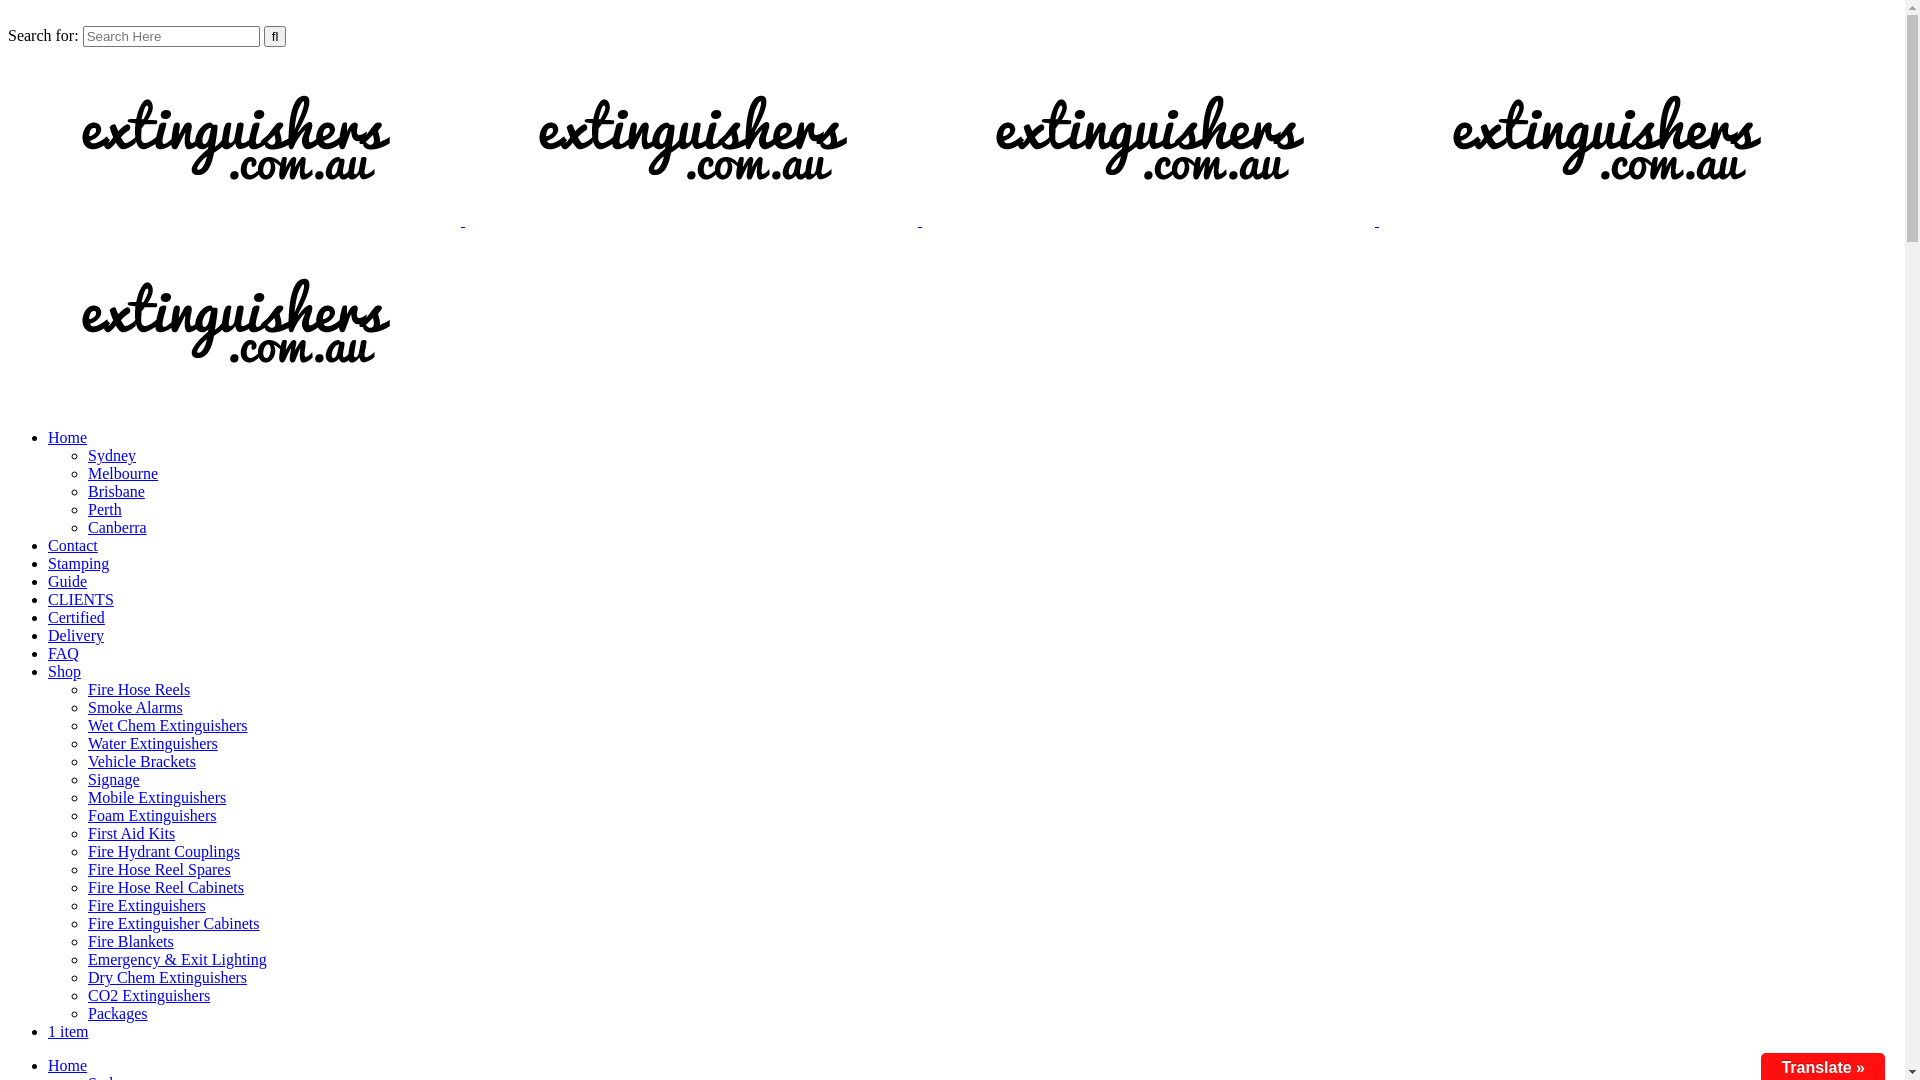  Describe the element at coordinates (86, 815) in the screenshot. I see `'Foam Extinguishers'` at that location.